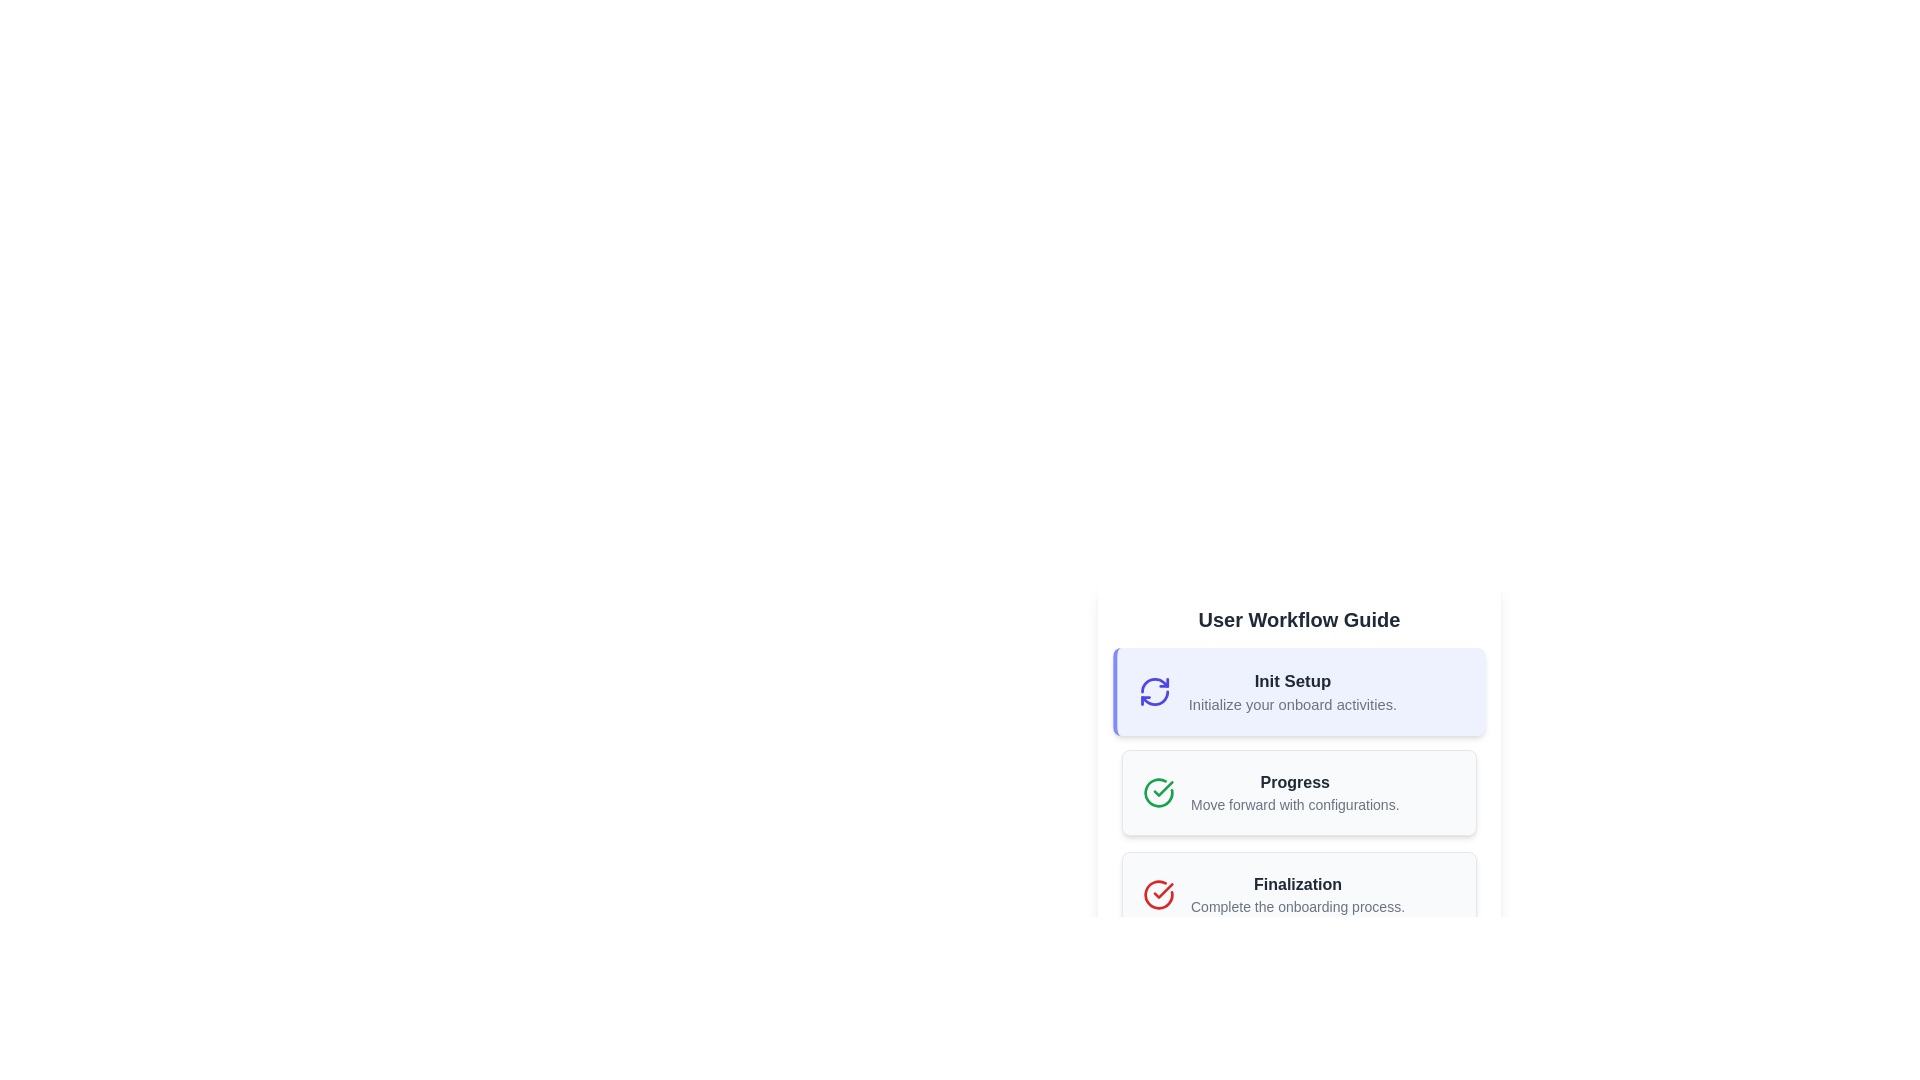 The image size is (1920, 1080). What do you see at coordinates (1299, 690) in the screenshot?
I see `the icon associated with the informational card that displays heading` at bounding box center [1299, 690].